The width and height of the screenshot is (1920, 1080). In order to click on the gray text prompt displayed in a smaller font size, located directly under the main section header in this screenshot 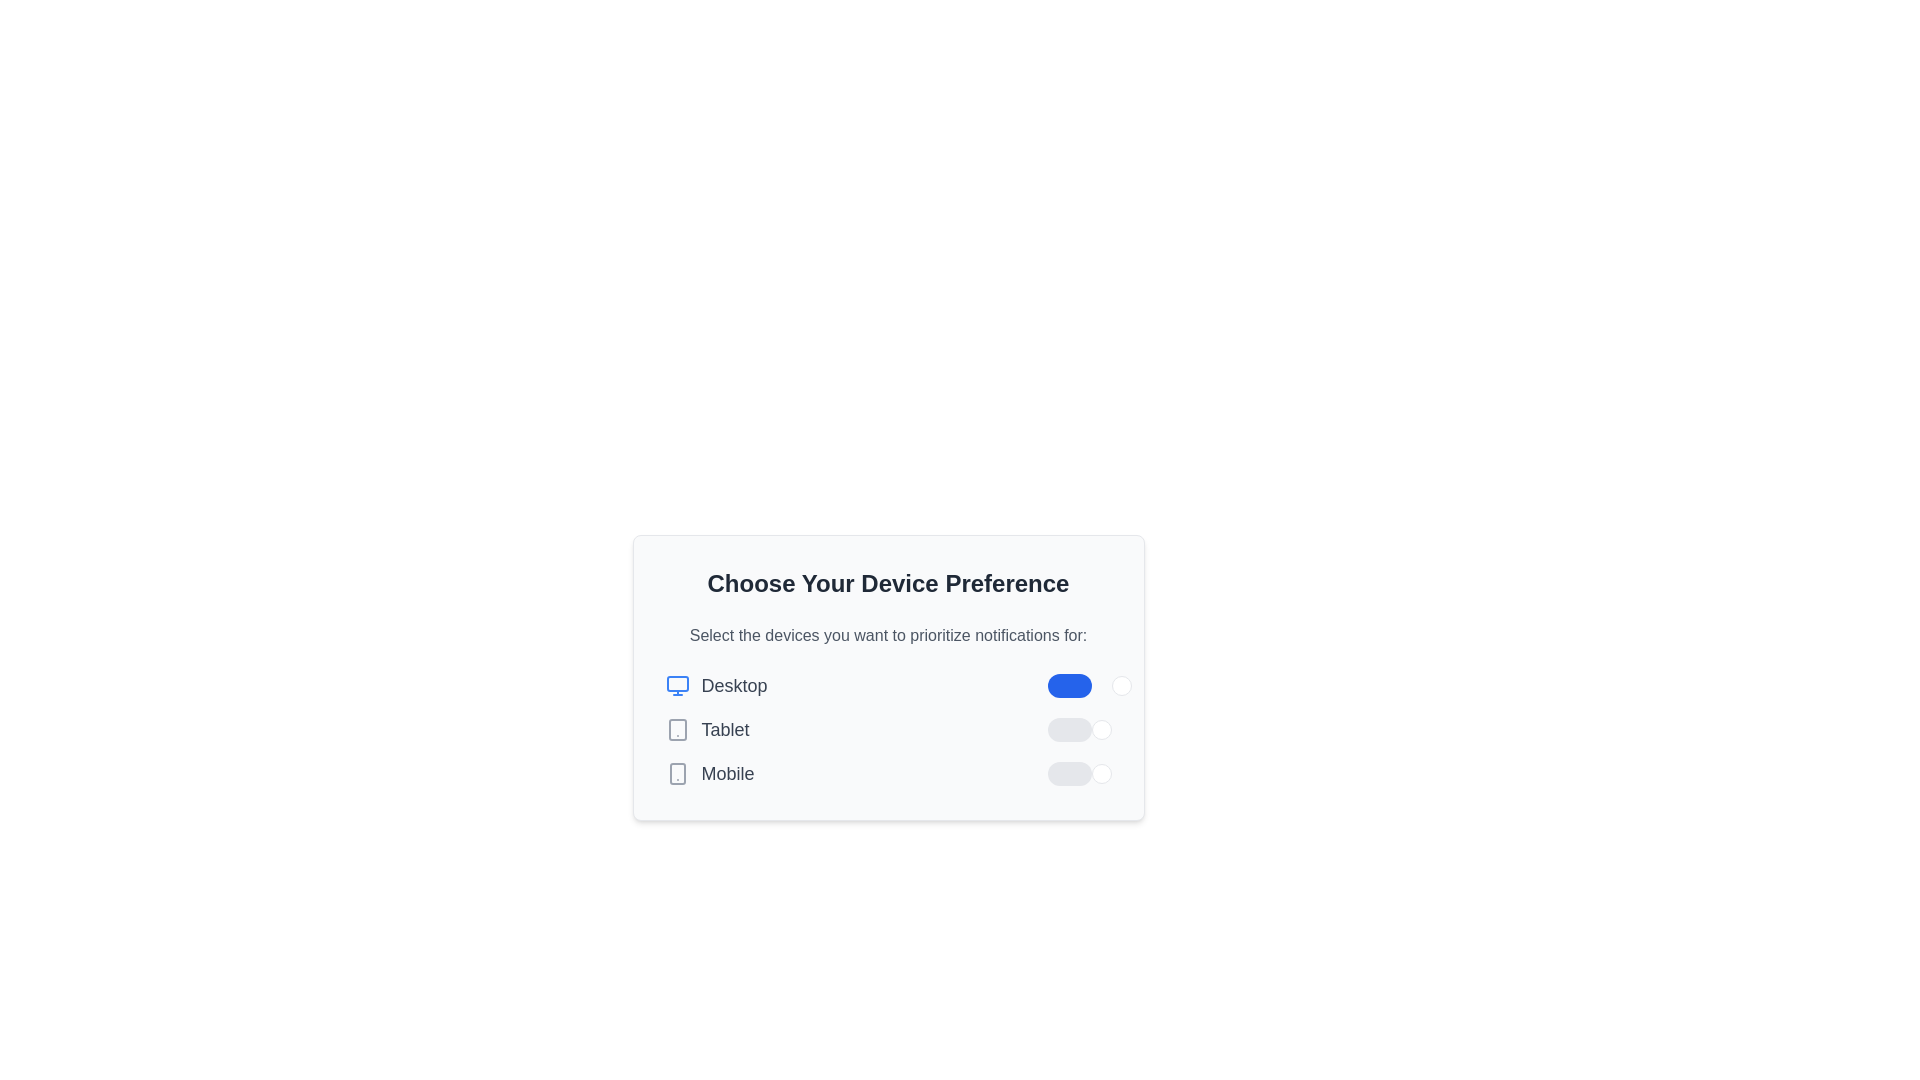, I will do `click(887, 636)`.